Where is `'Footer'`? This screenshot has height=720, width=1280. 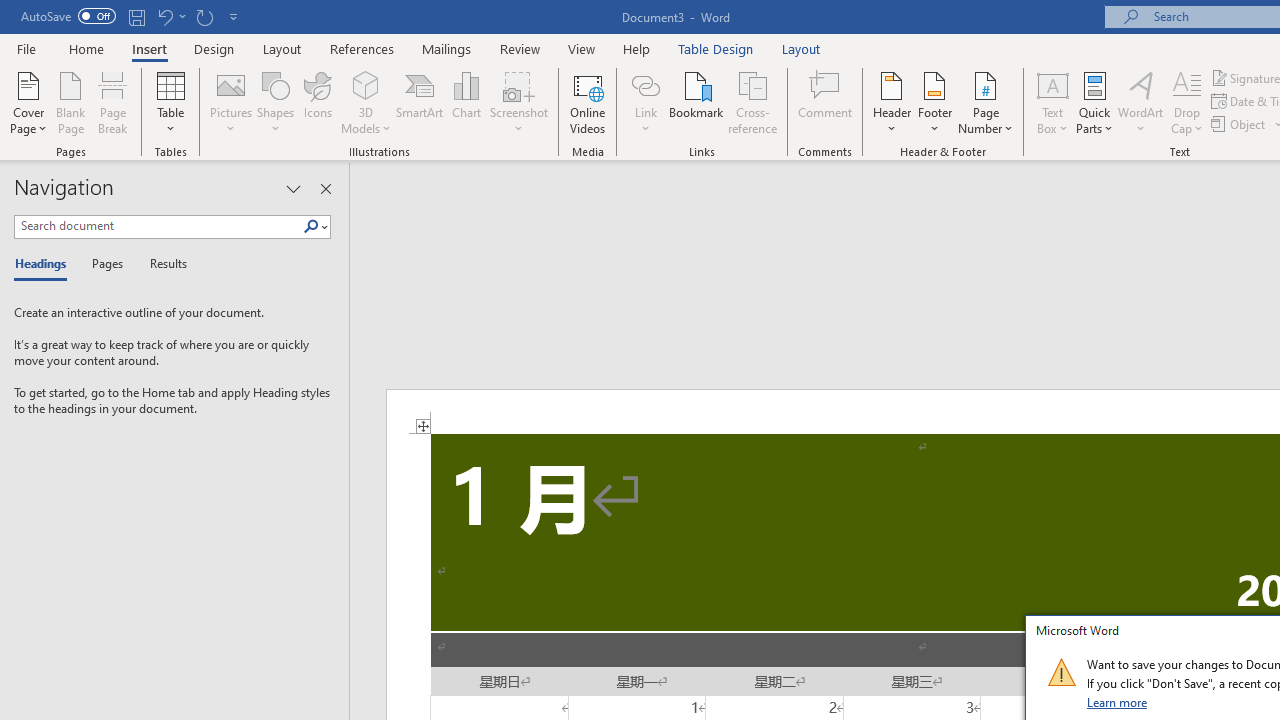 'Footer' is located at coordinates (934, 103).